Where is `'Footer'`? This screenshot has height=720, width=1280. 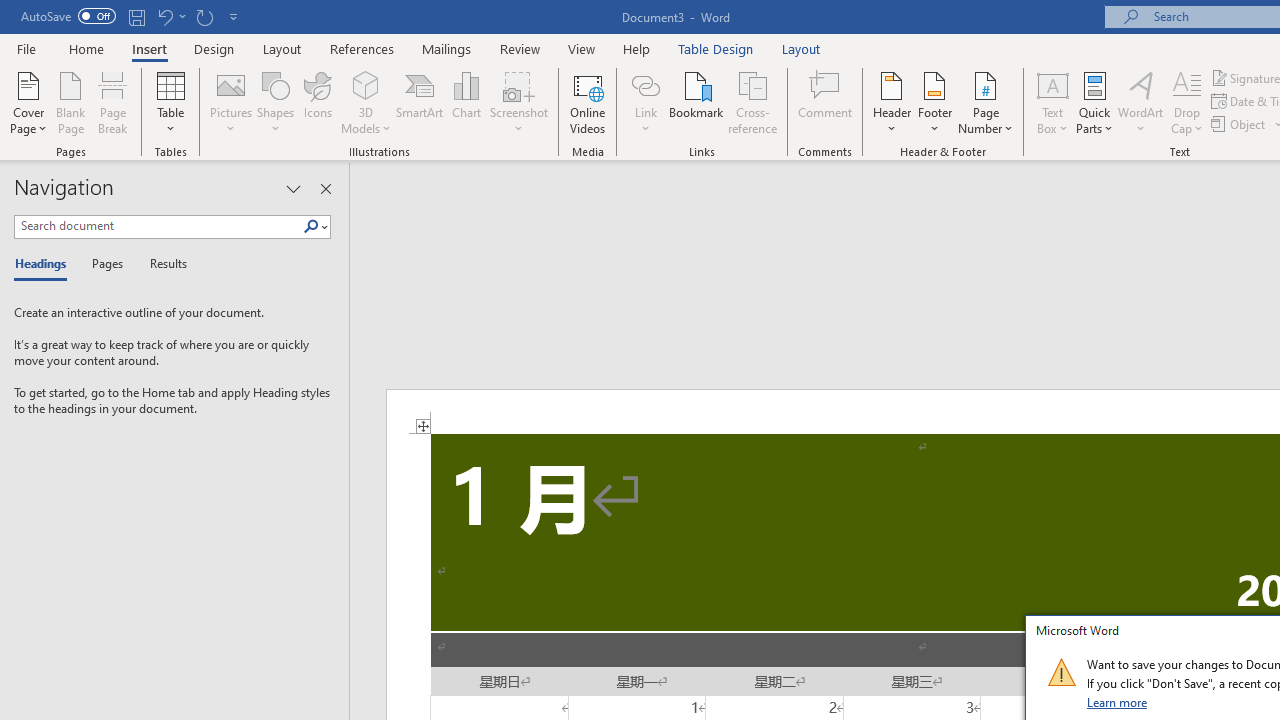 'Footer' is located at coordinates (934, 103).